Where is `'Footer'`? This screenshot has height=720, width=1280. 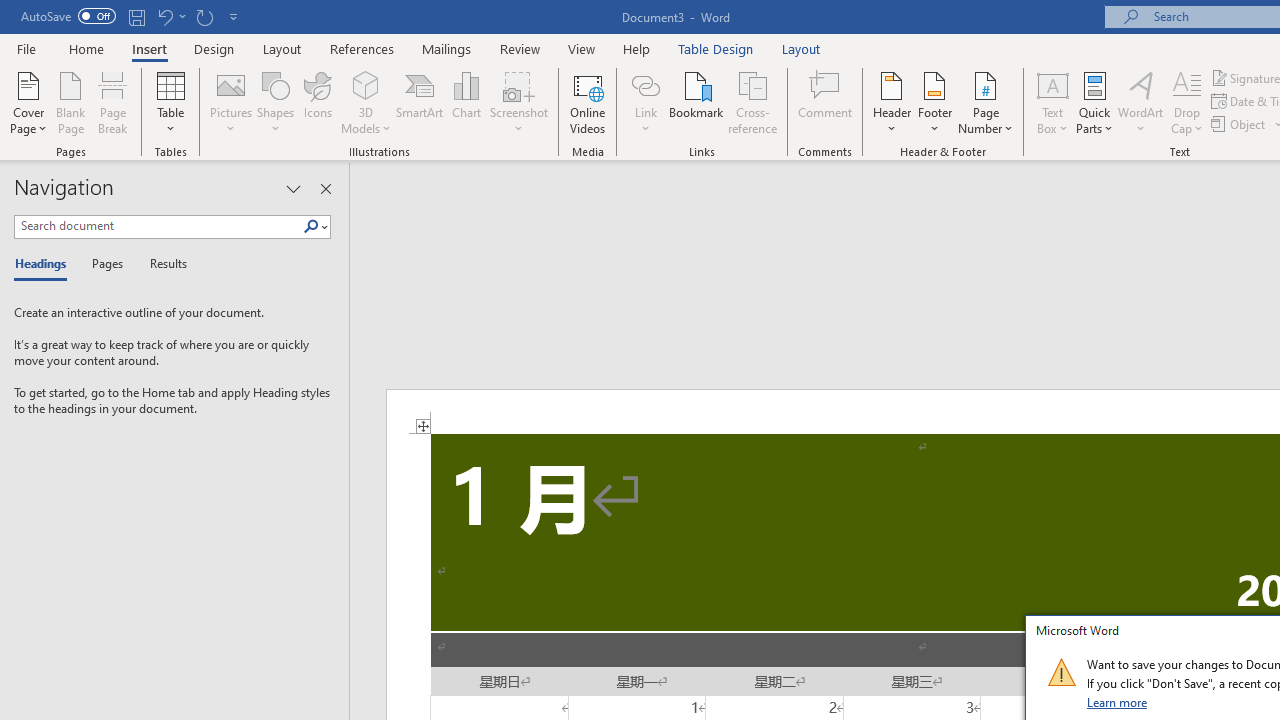 'Footer' is located at coordinates (934, 103).